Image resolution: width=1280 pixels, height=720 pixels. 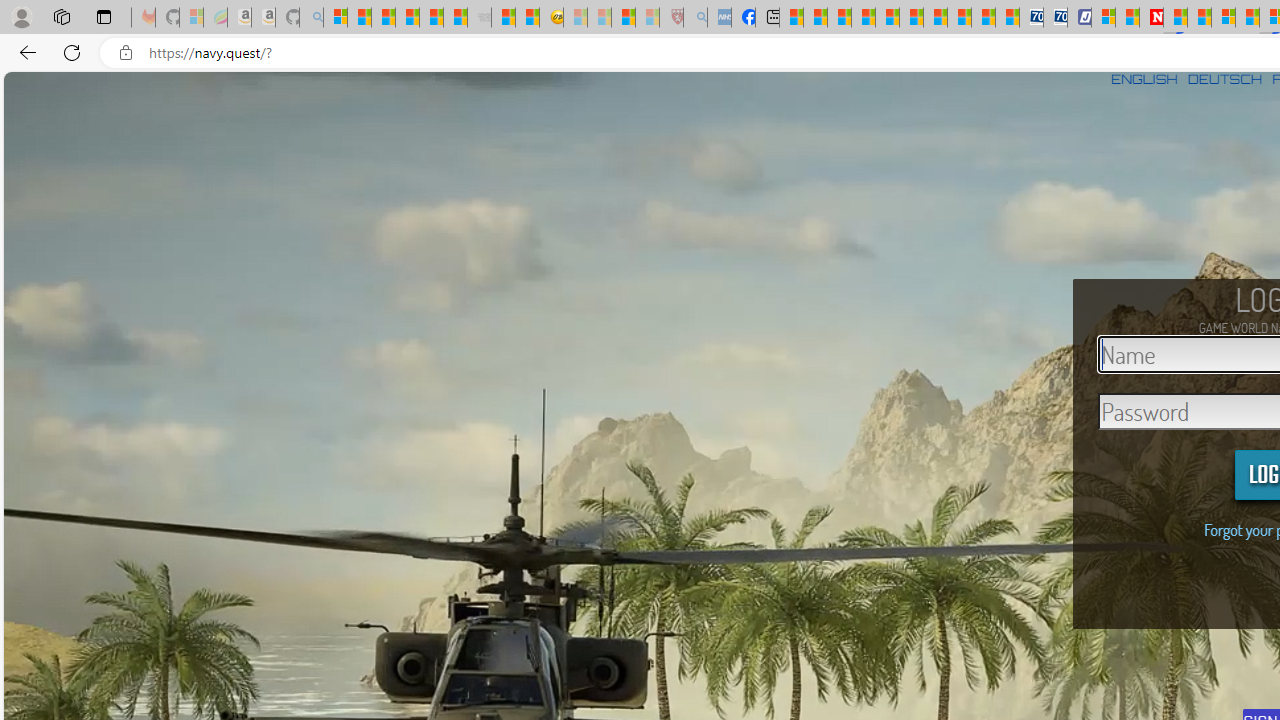 What do you see at coordinates (384, 17) in the screenshot?
I see `'The Weather Channel - MSN'` at bounding box center [384, 17].